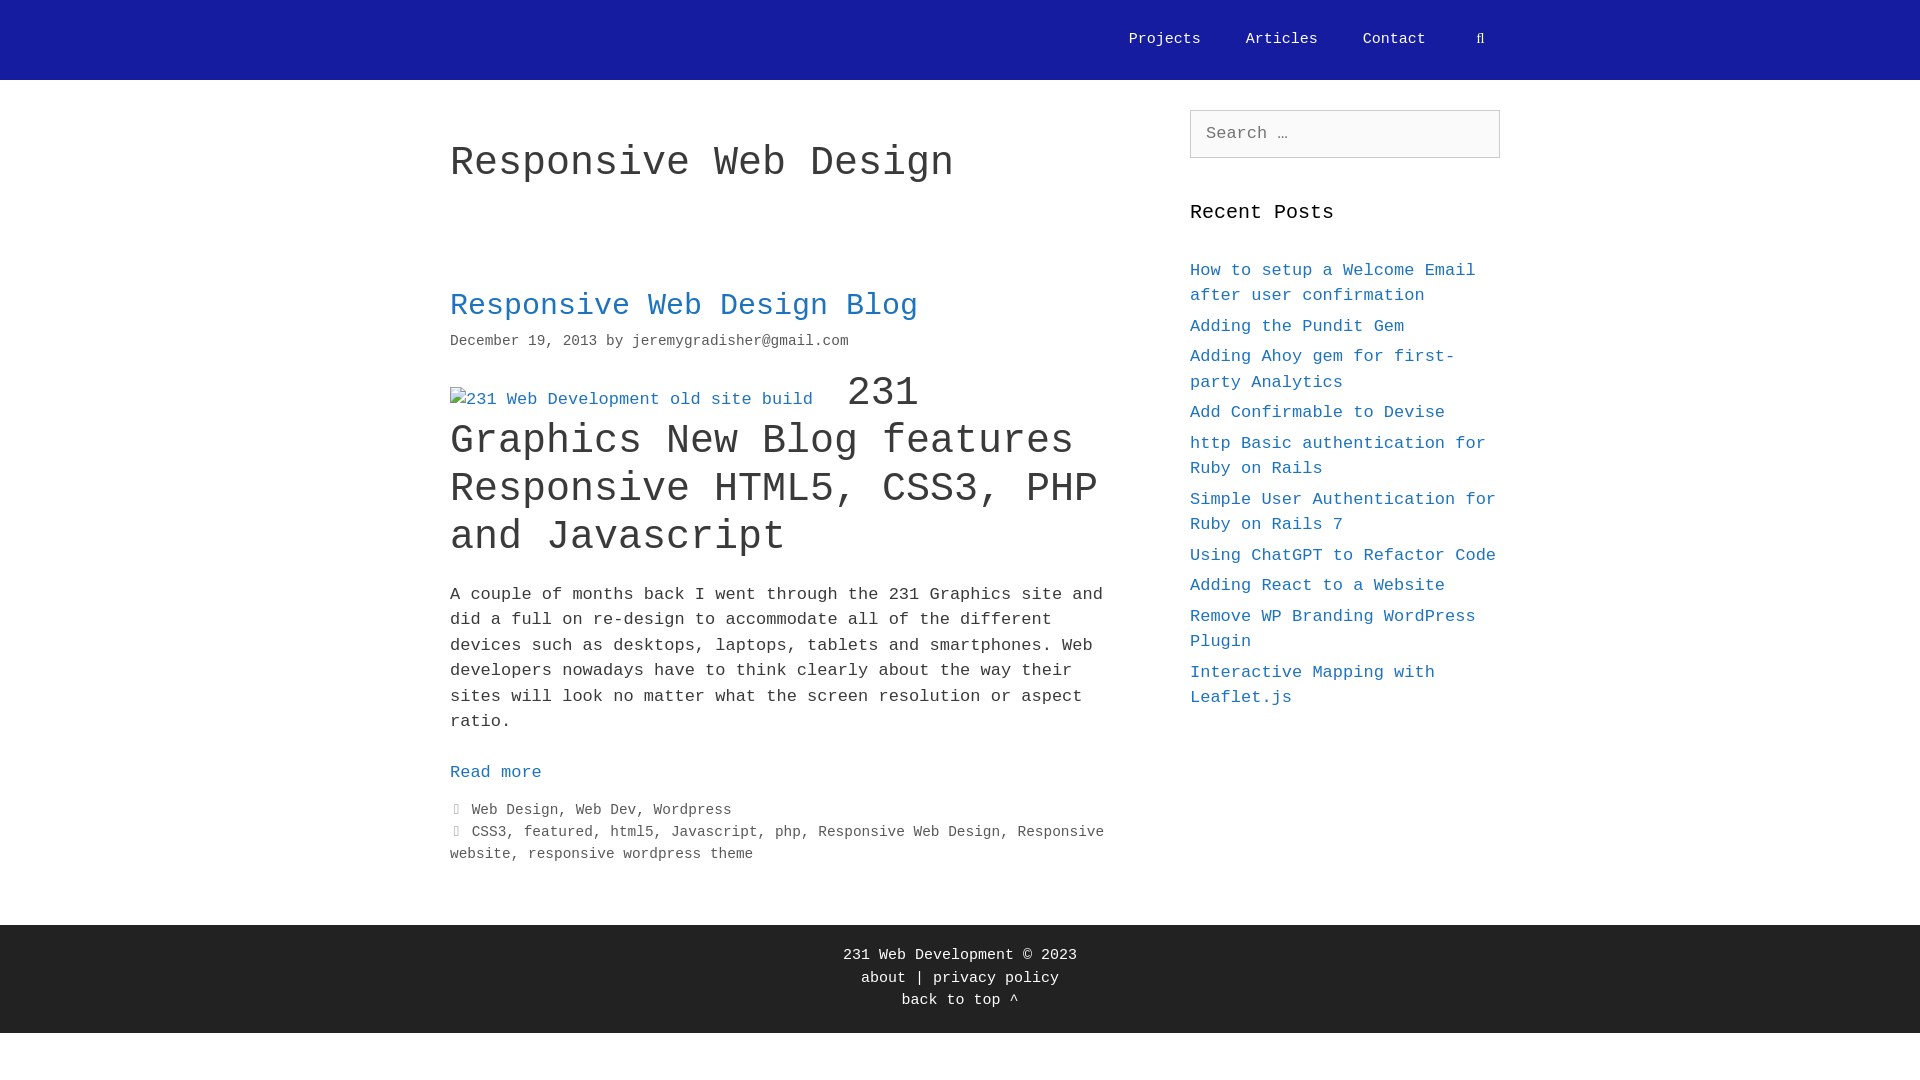  What do you see at coordinates (1343, 555) in the screenshot?
I see `'Using ChatGPT to Refactor Code'` at bounding box center [1343, 555].